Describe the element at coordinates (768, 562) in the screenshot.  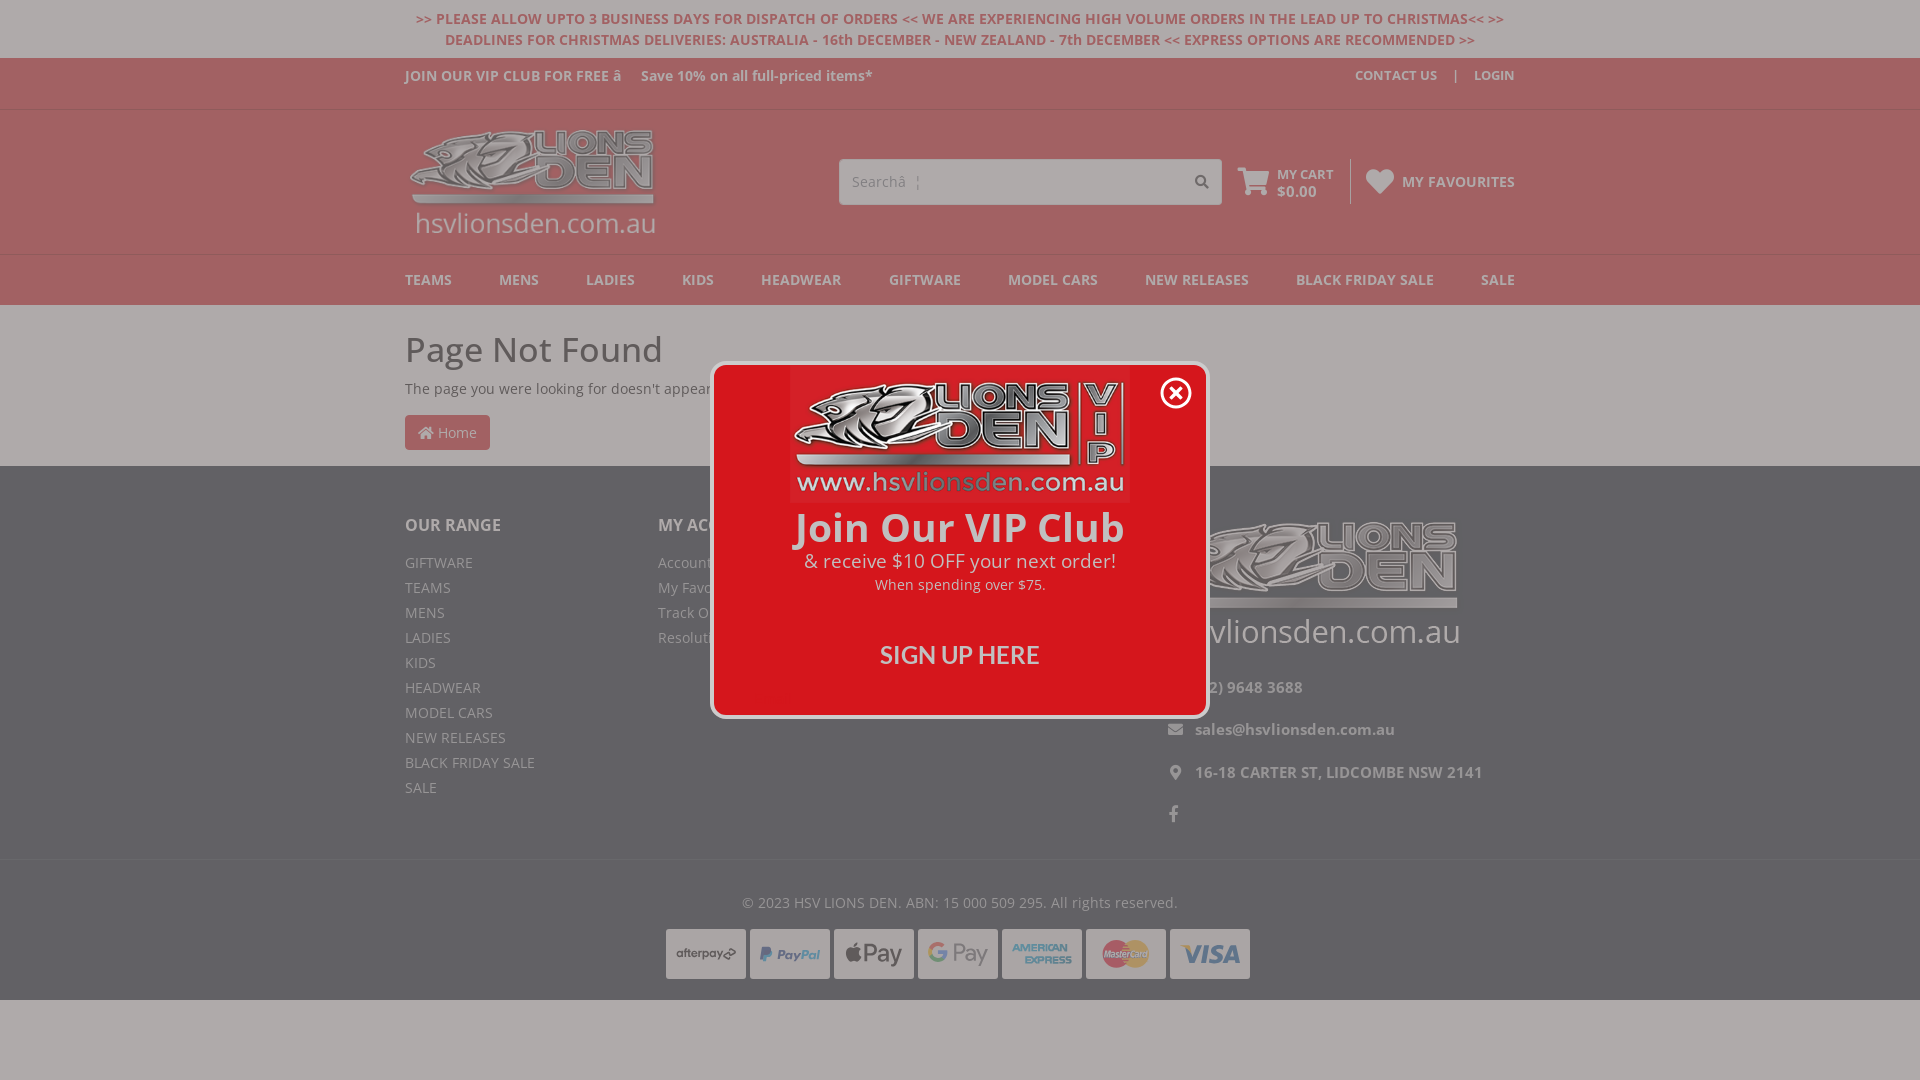
I see `'Account Home'` at that location.